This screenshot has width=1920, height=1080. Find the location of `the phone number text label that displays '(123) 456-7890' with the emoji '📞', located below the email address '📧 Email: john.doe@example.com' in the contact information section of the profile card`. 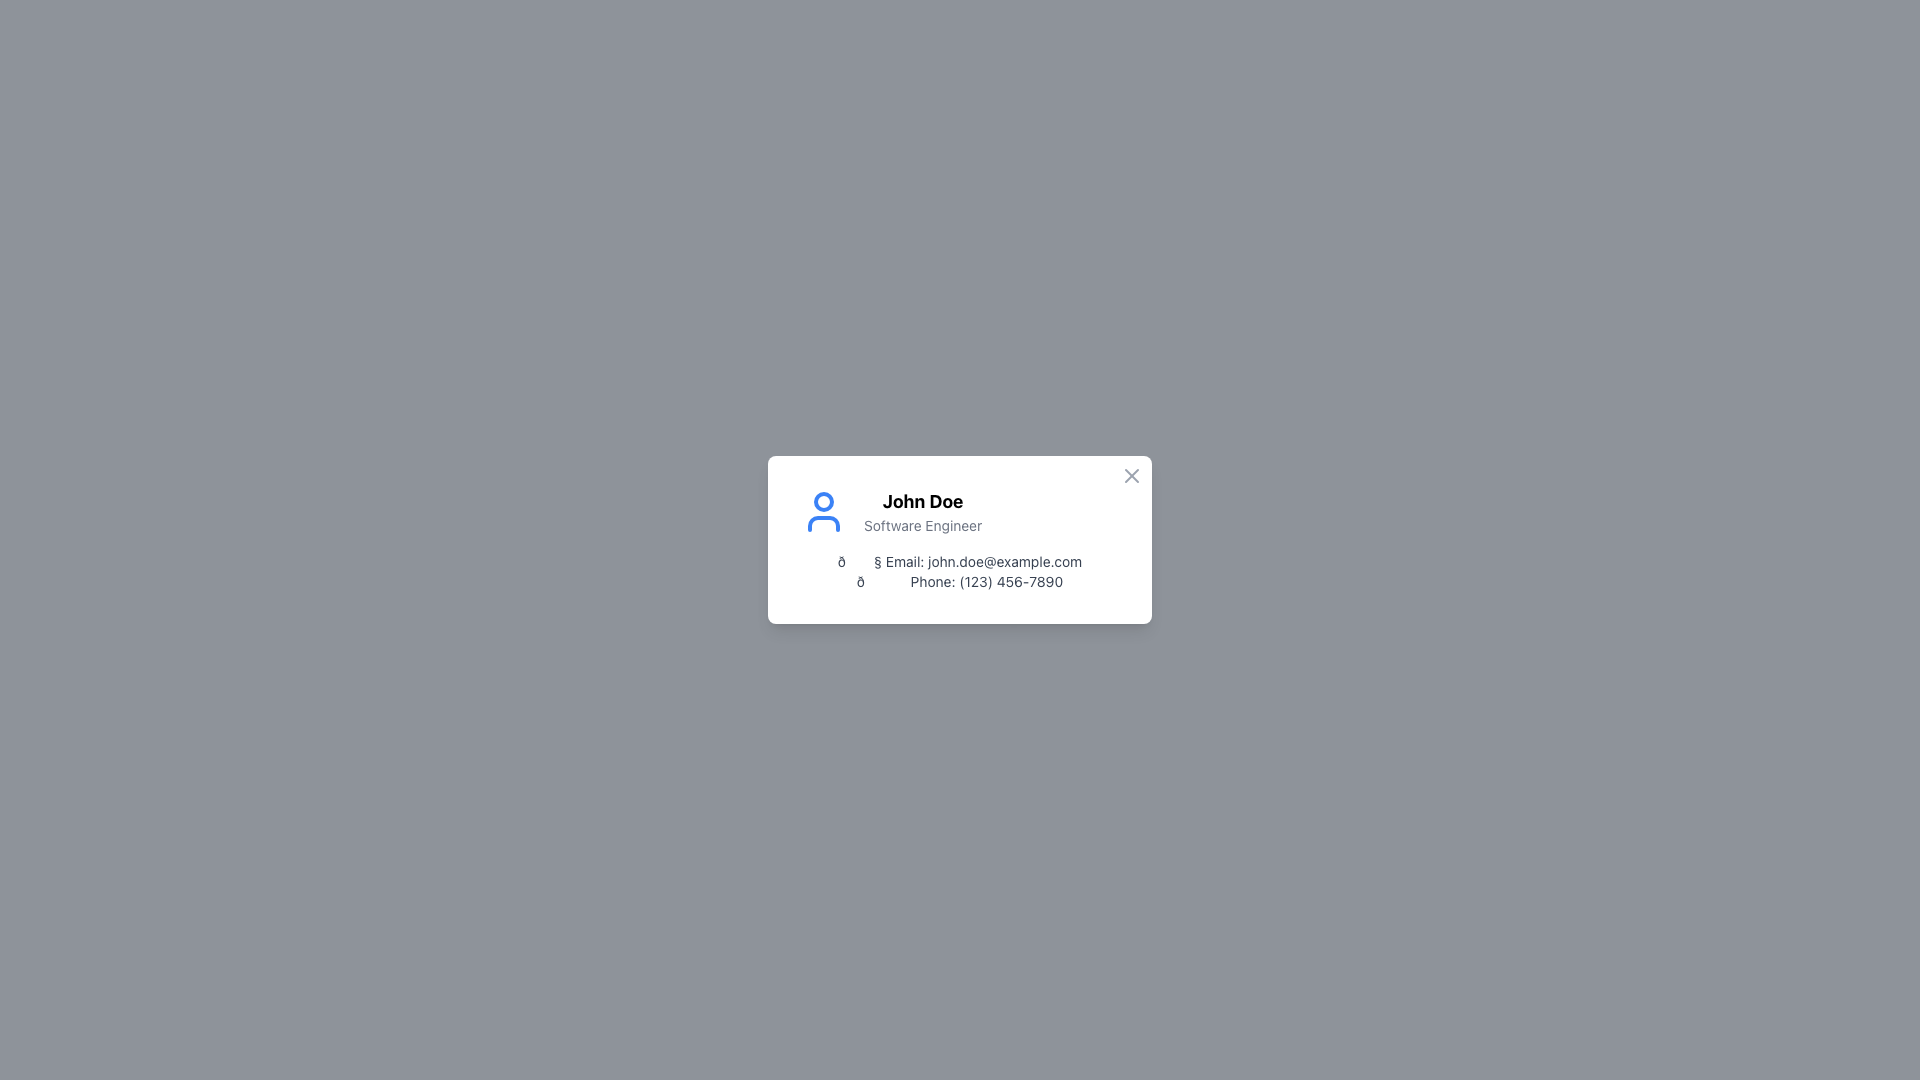

the phone number text label that displays '(123) 456-7890' with the emoji '📞', located below the email address '📧 Email: john.doe@example.com' in the contact information section of the profile card is located at coordinates (960, 582).